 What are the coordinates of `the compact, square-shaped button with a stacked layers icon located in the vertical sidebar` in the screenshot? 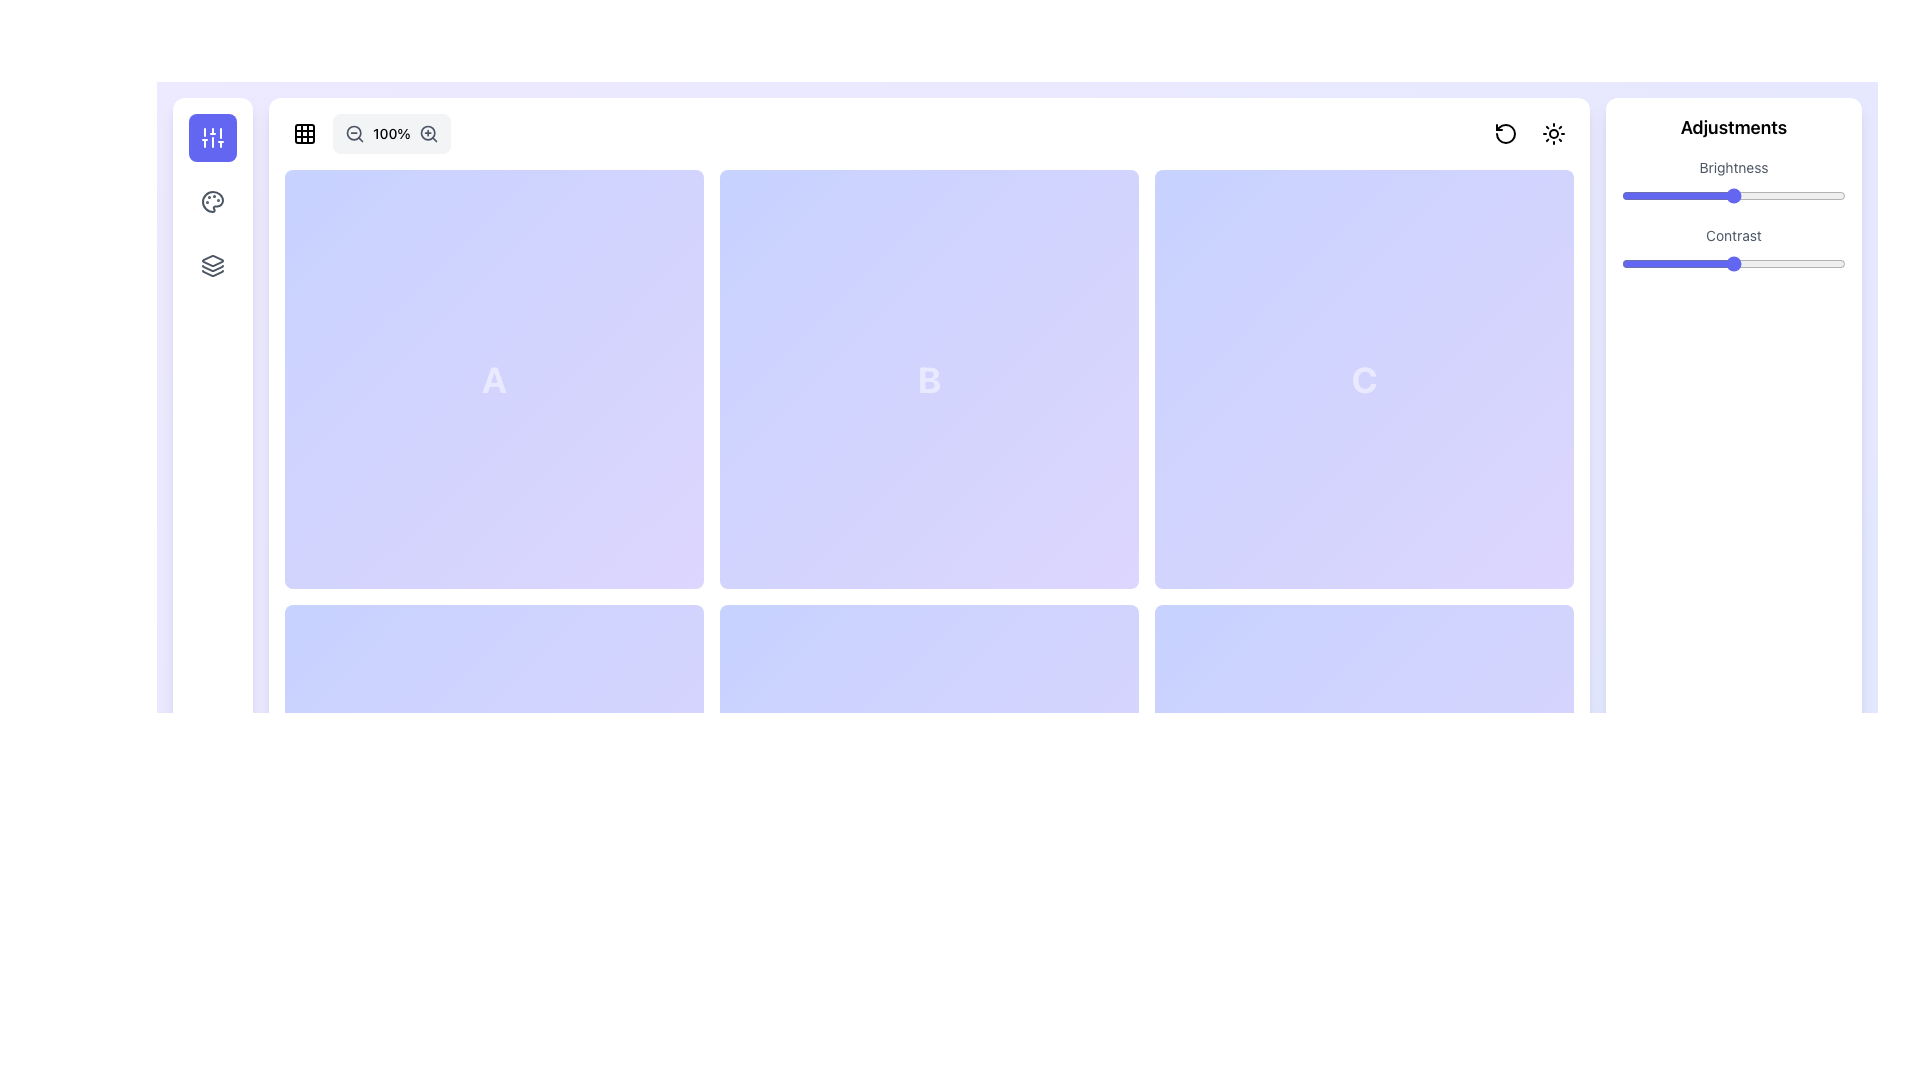 It's located at (212, 265).